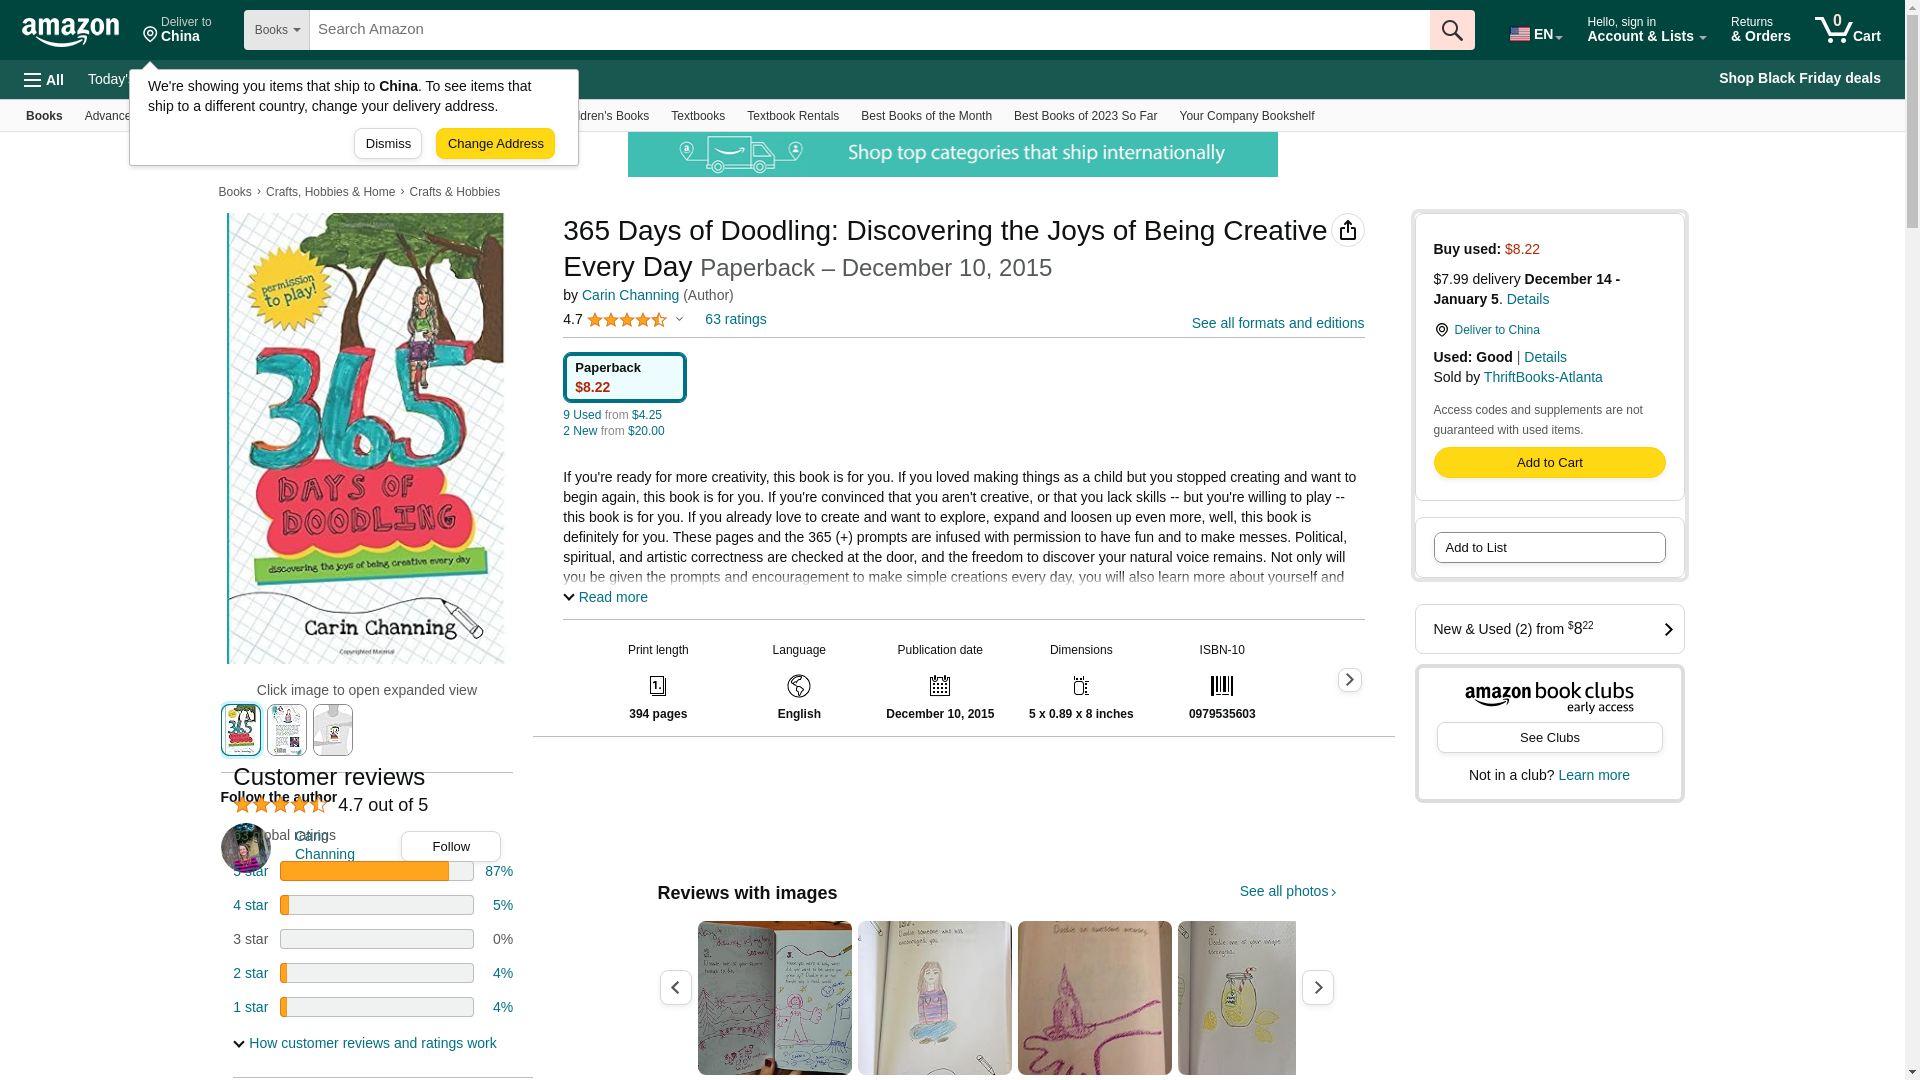 The width and height of the screenshot is (1920, 1080). Describe the element at coordinates (1246, 115) in the screenshot. I see `'Your Company Bookshelf'` at that location.